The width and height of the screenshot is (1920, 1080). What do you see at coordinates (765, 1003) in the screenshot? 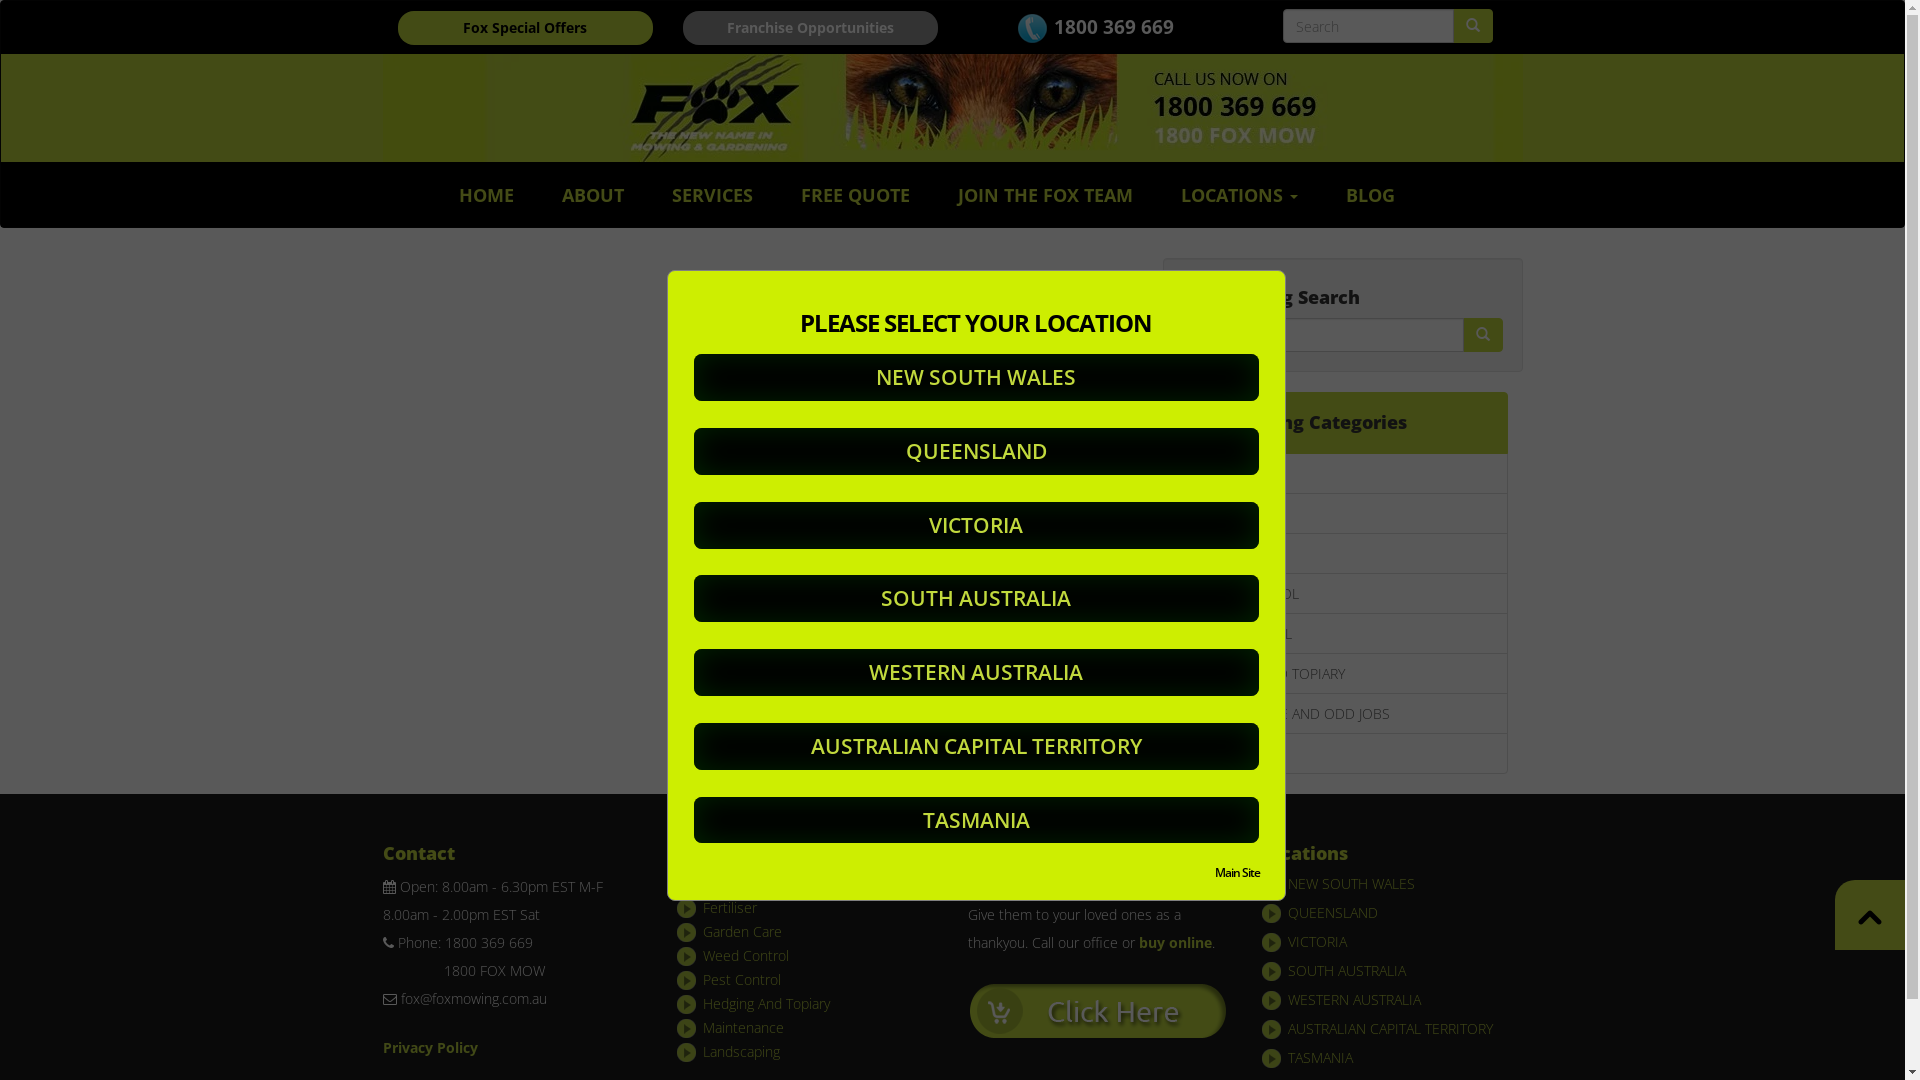
I see `'Hedging And Topiary'` at bounding box center [765, 1003].